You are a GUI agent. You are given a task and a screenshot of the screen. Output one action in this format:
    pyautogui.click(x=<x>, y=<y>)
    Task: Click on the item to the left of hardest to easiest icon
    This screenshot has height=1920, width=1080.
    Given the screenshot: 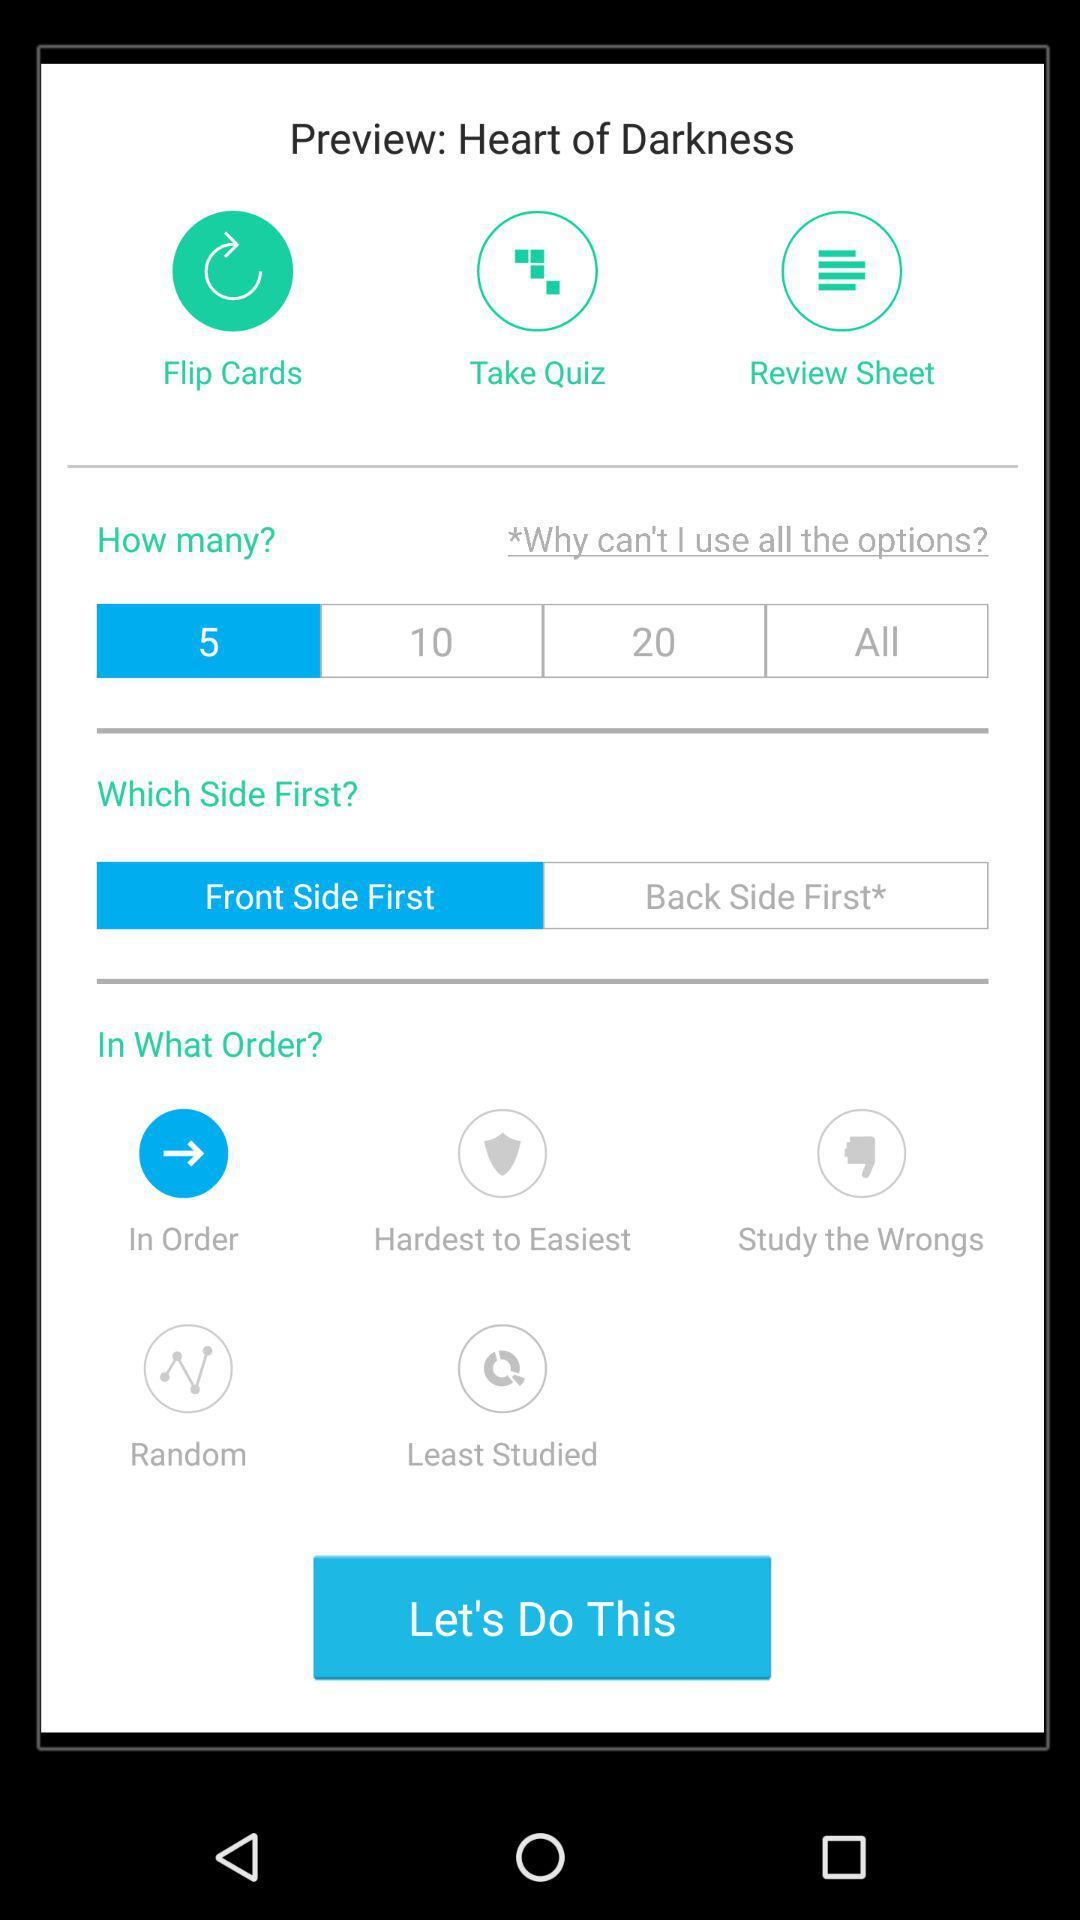 What is the action you would take?
    pyautogui.click(x=183, y=1153)
    